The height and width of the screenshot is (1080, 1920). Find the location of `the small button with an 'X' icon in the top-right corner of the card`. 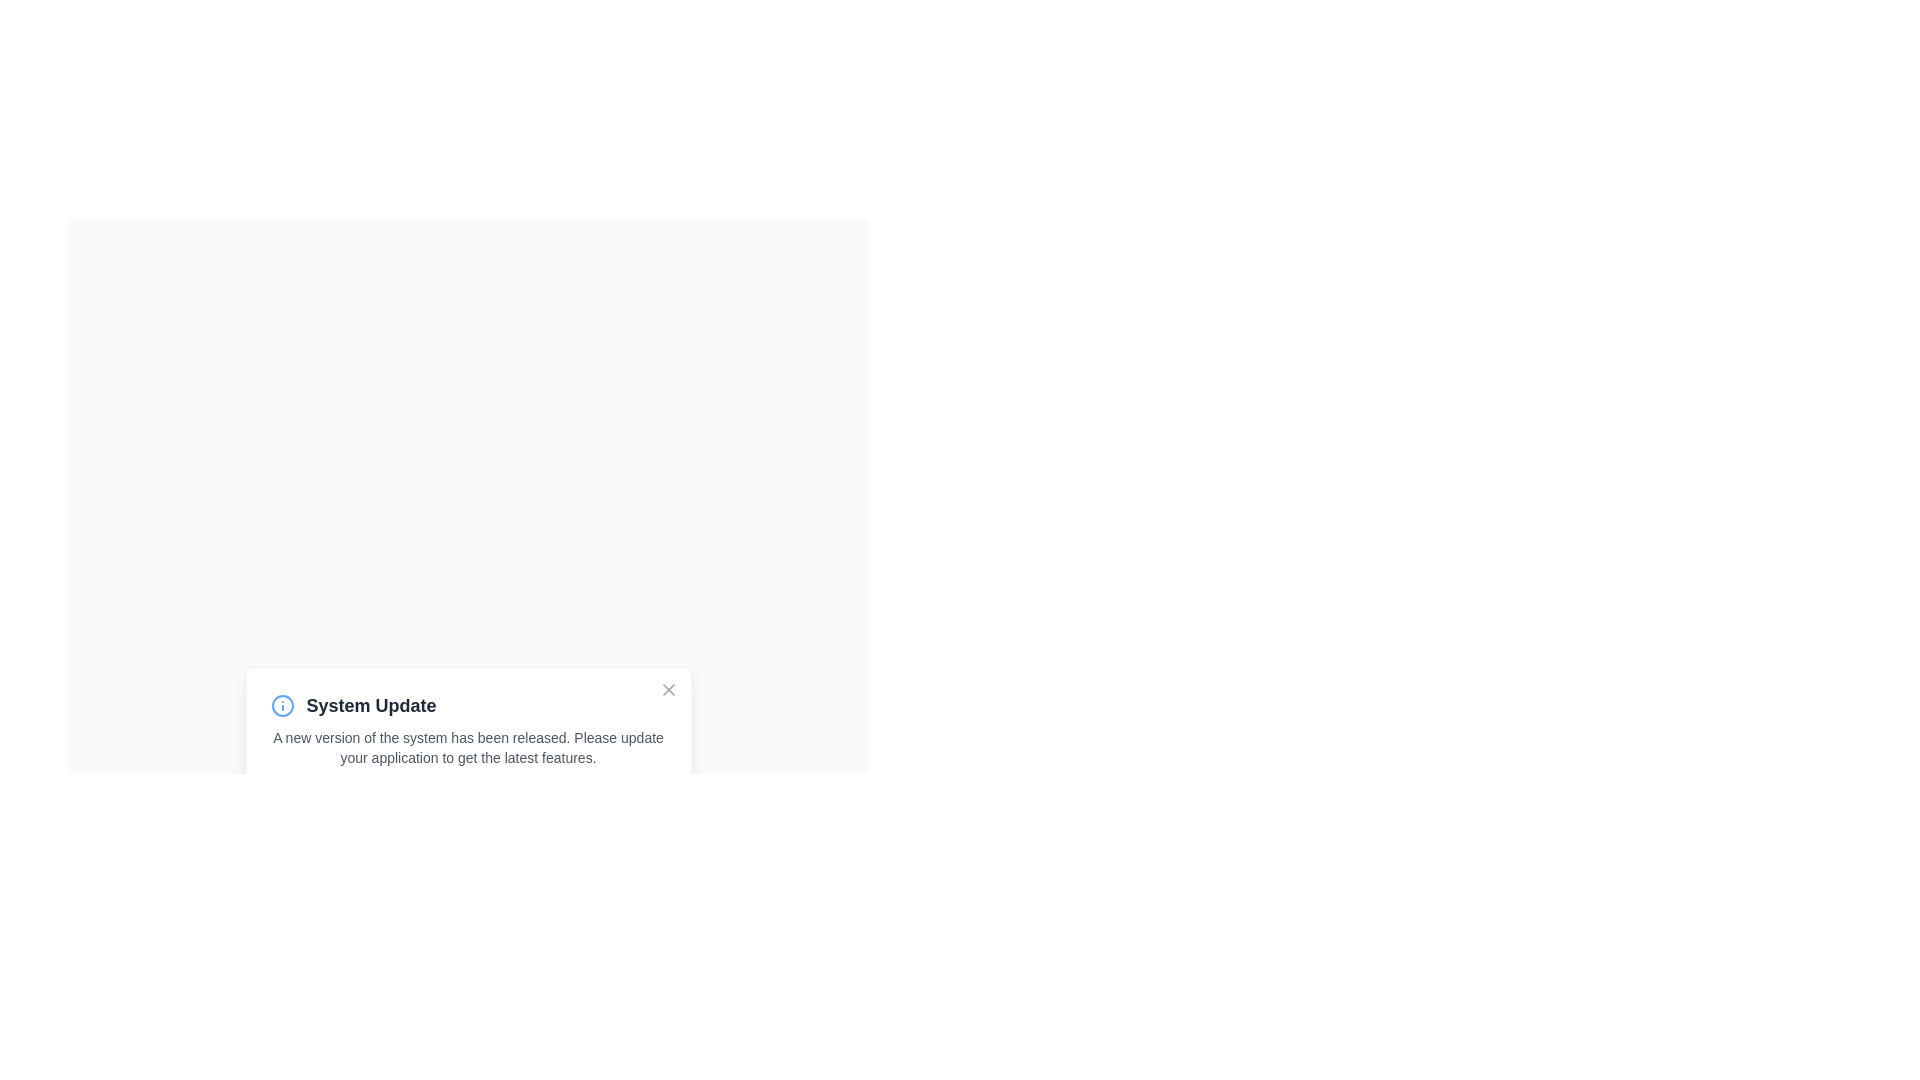

the small button with an 'X' icon in the top-right corner of the card is located at coordinates (668, 692).